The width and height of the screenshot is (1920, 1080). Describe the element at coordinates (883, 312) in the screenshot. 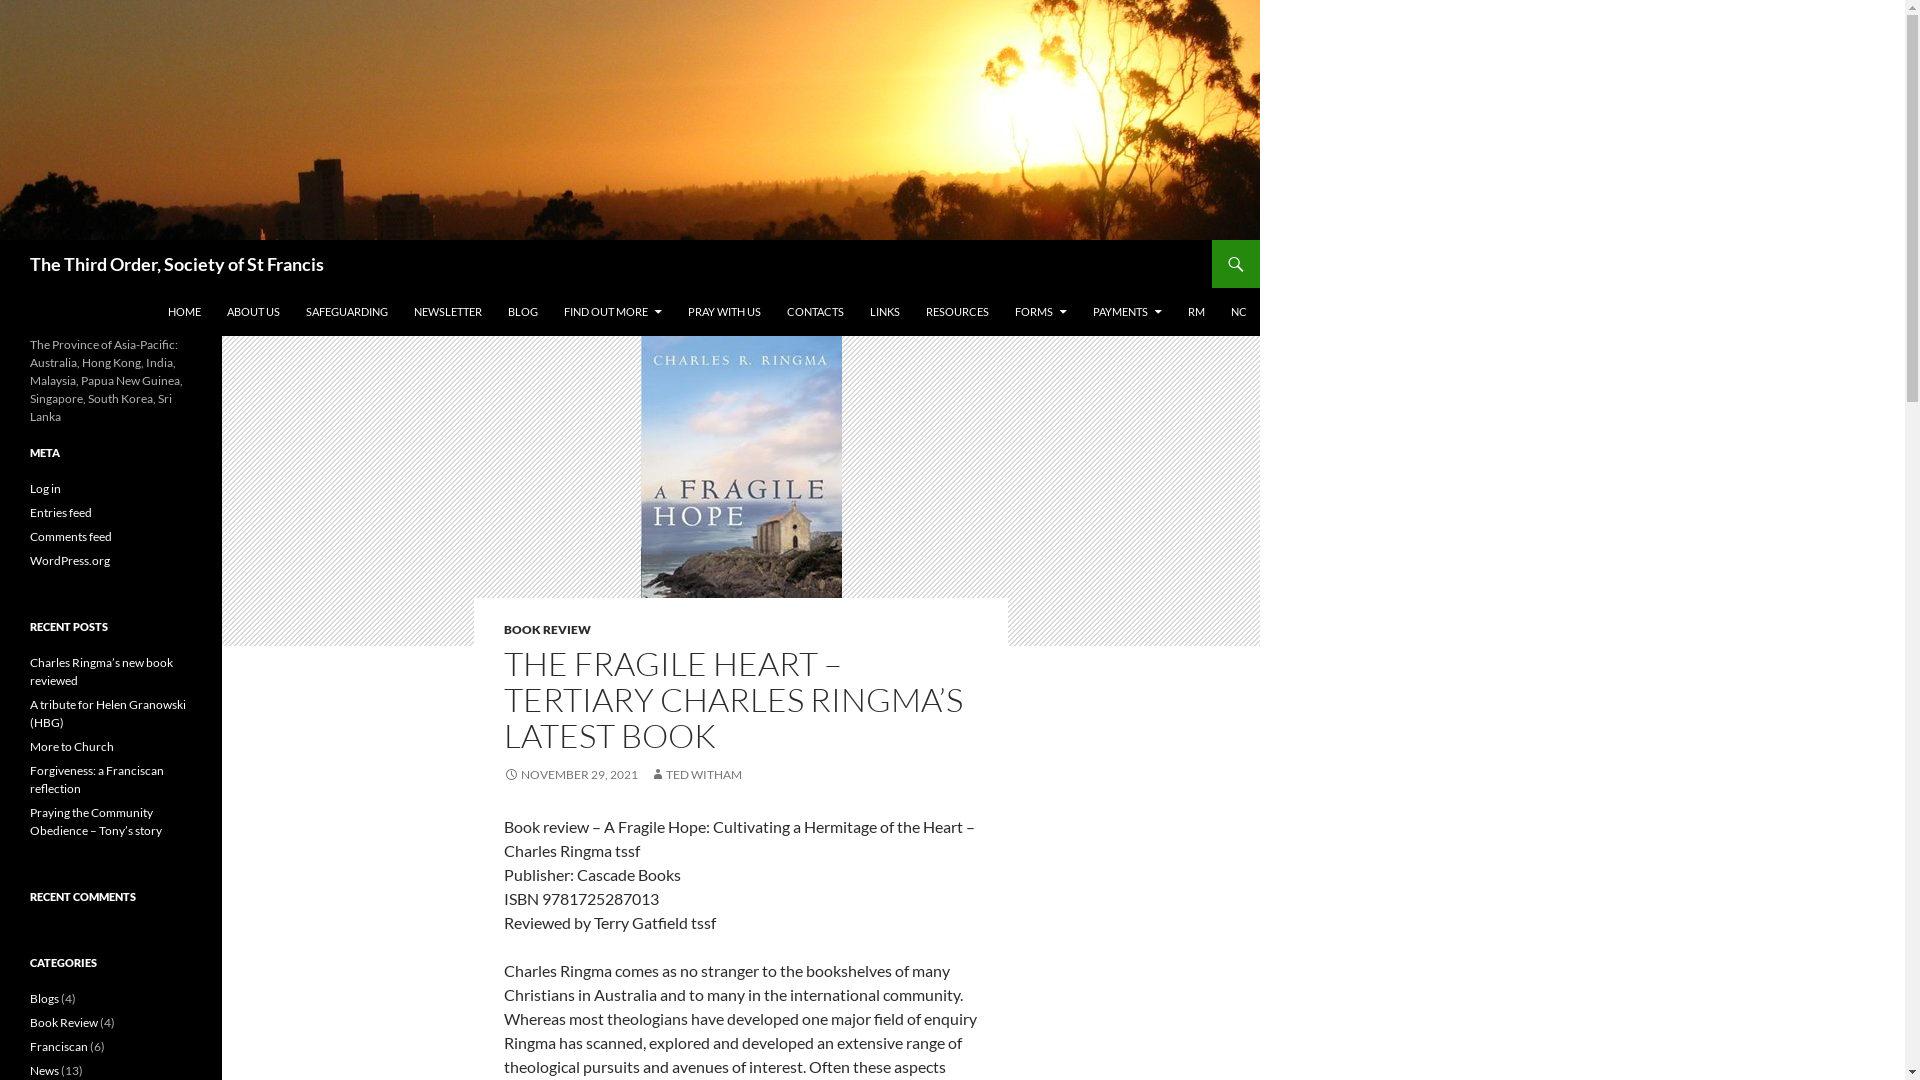

I see `'LINKS'` at that location.